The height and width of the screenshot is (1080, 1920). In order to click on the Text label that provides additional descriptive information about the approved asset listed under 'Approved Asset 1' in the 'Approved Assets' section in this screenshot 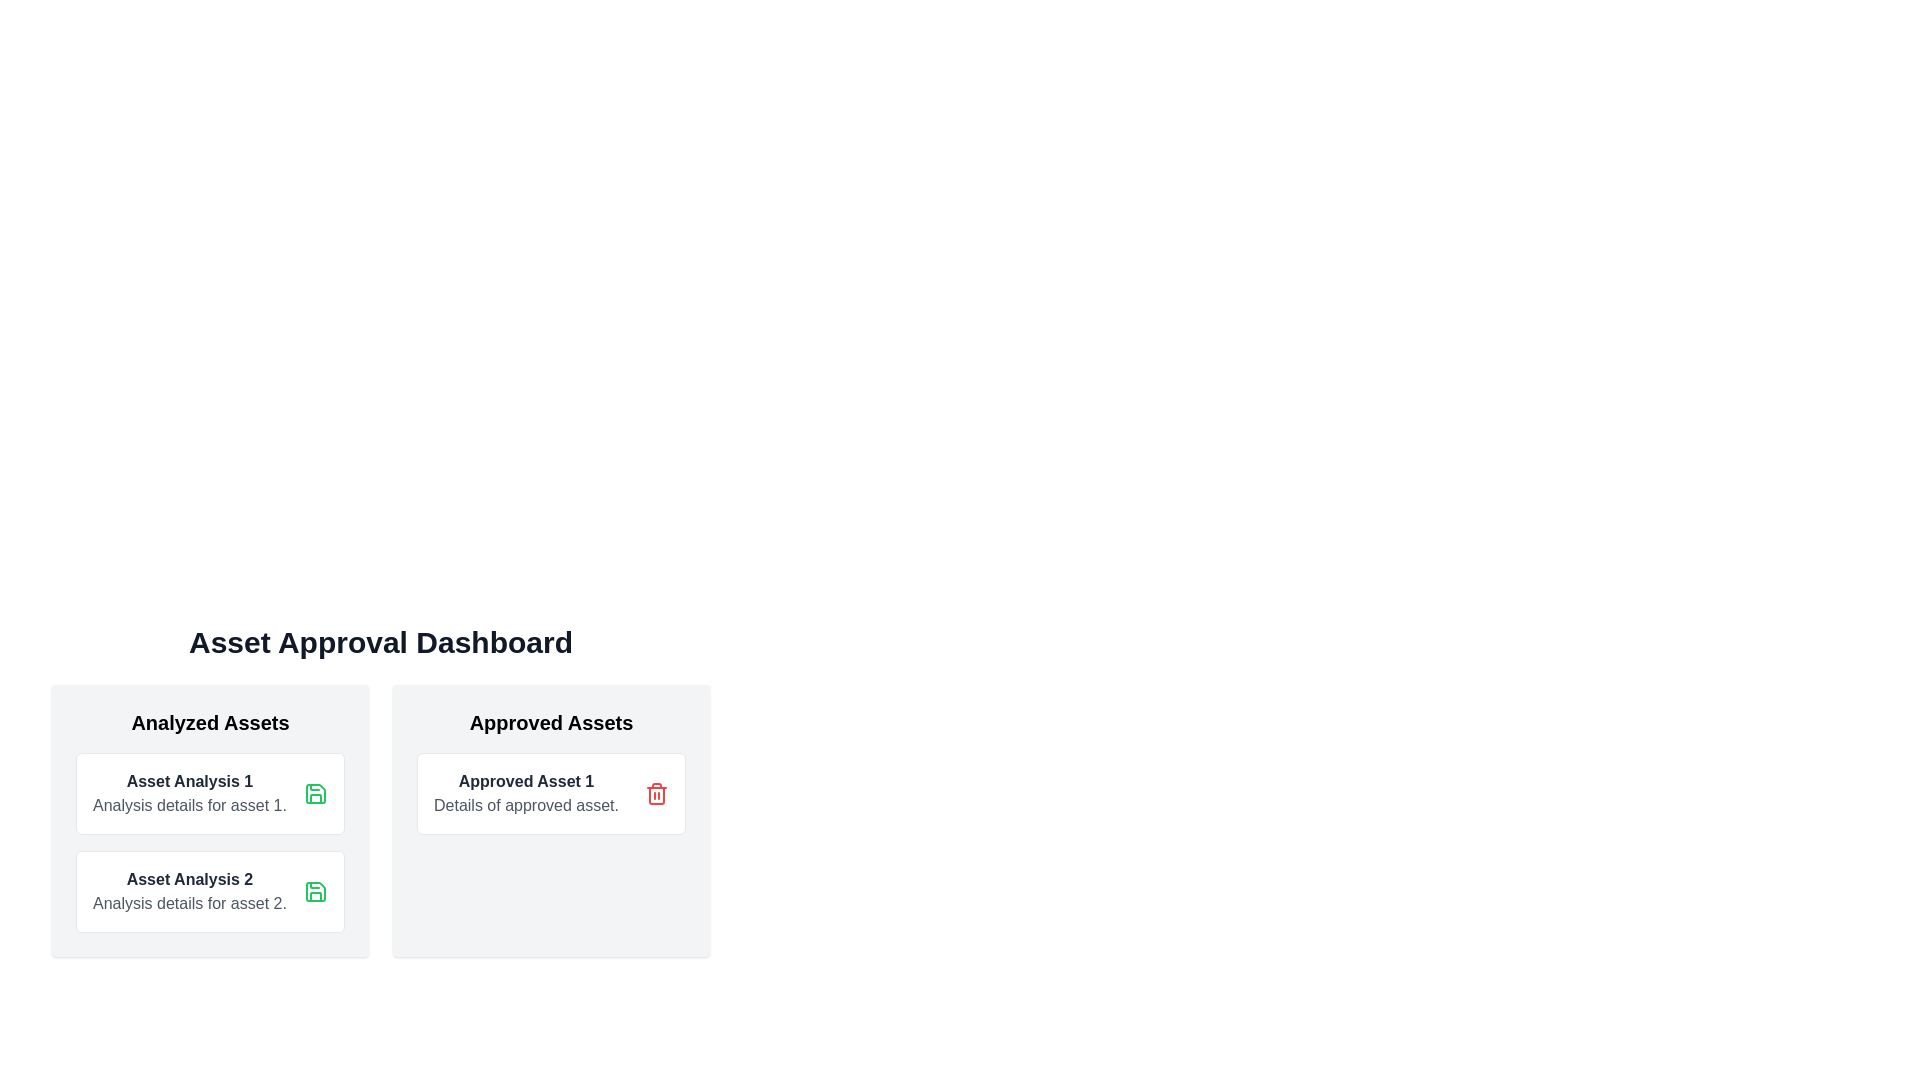, I will do `click(526, 805)`.